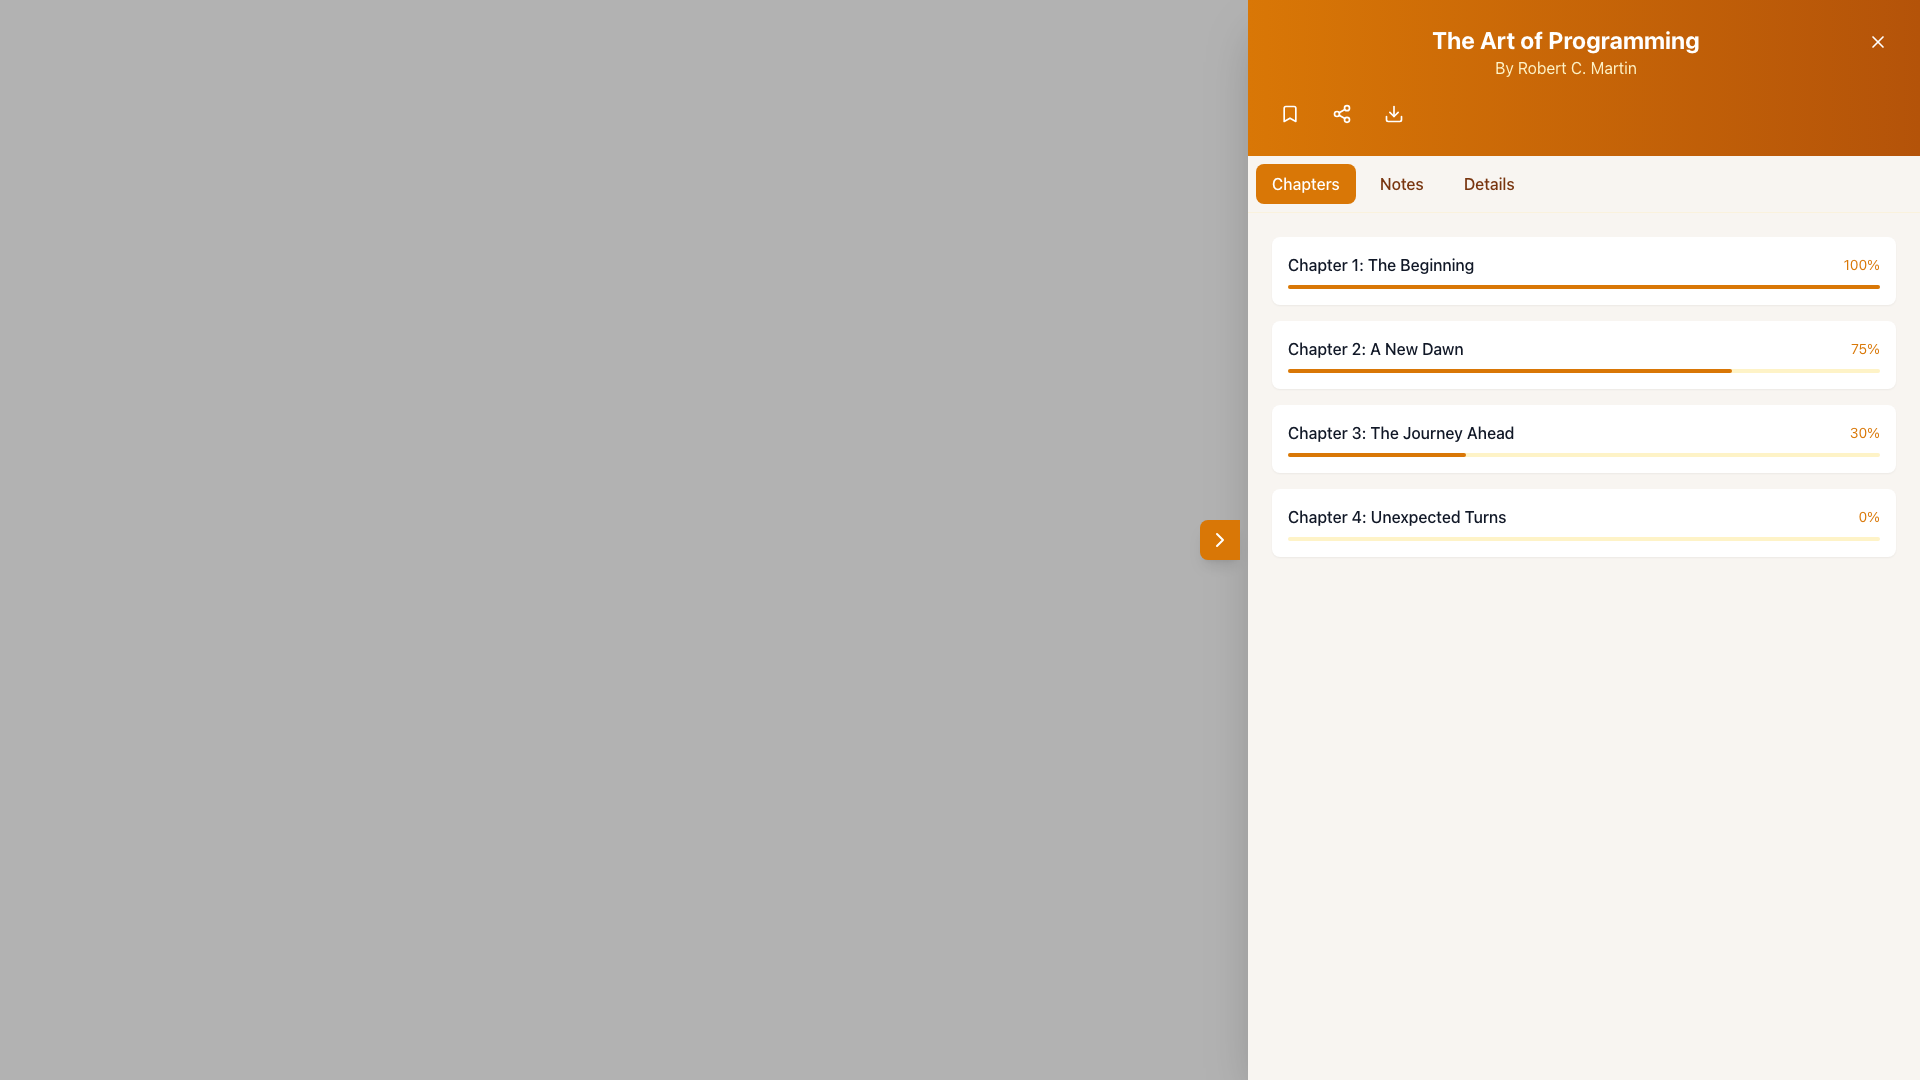  Describe the element at coordinates (1876, 42) in the screenshot. I see `the close button located in the upper-right corner of the book details card` at that location.